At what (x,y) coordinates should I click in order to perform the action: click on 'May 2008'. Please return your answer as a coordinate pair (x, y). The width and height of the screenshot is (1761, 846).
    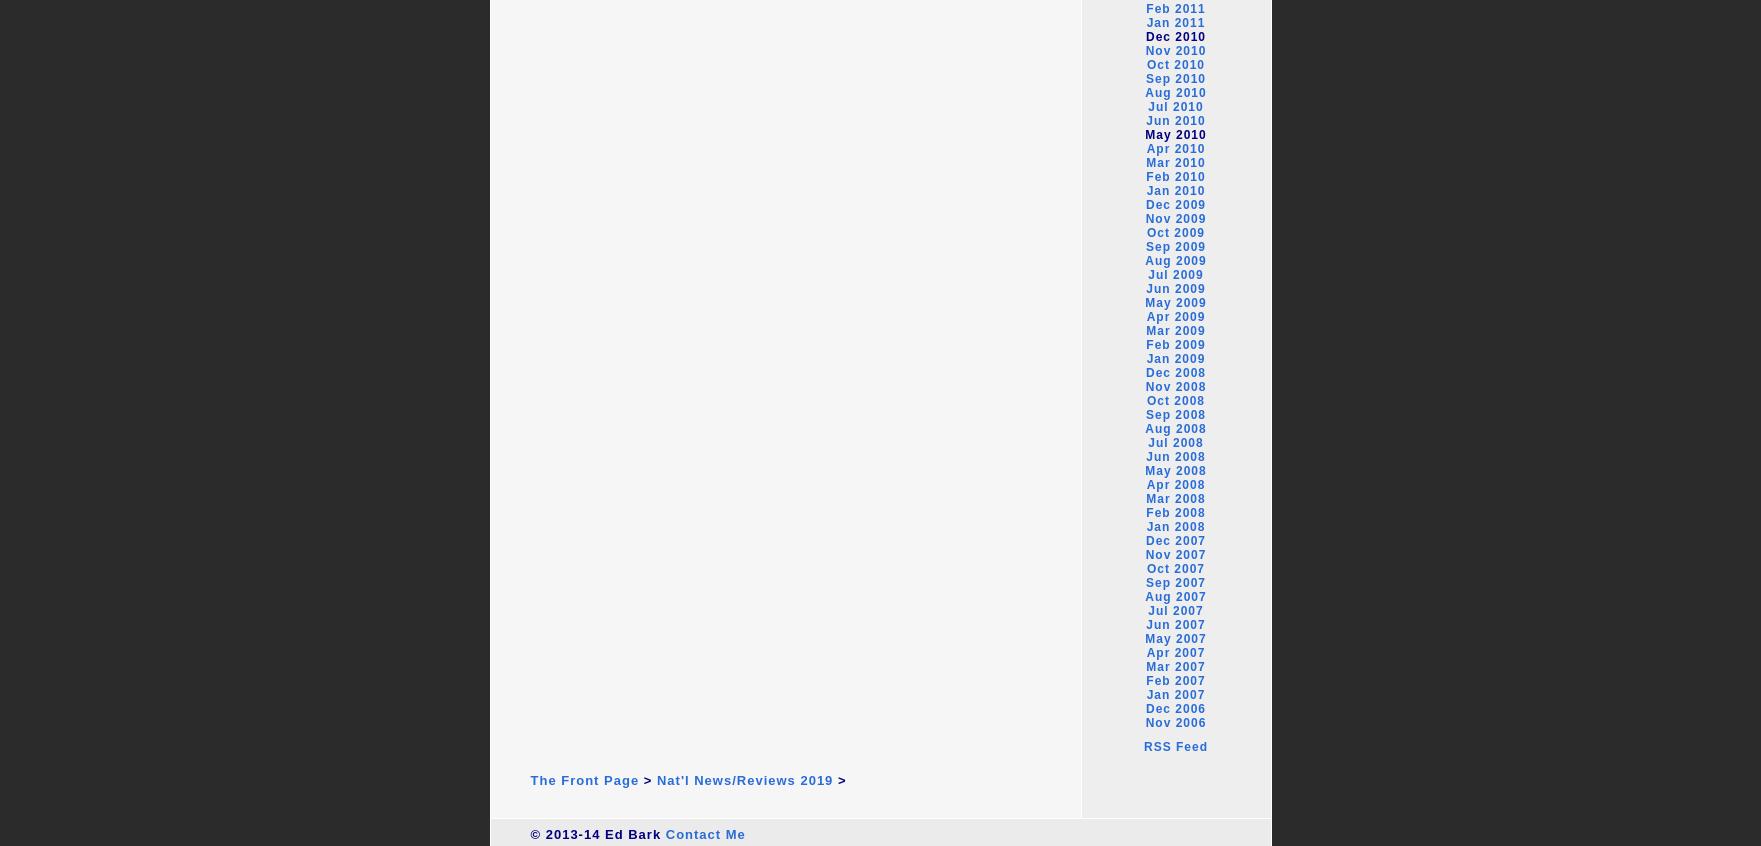
    Looking at the image, I should click on (1175, 469).